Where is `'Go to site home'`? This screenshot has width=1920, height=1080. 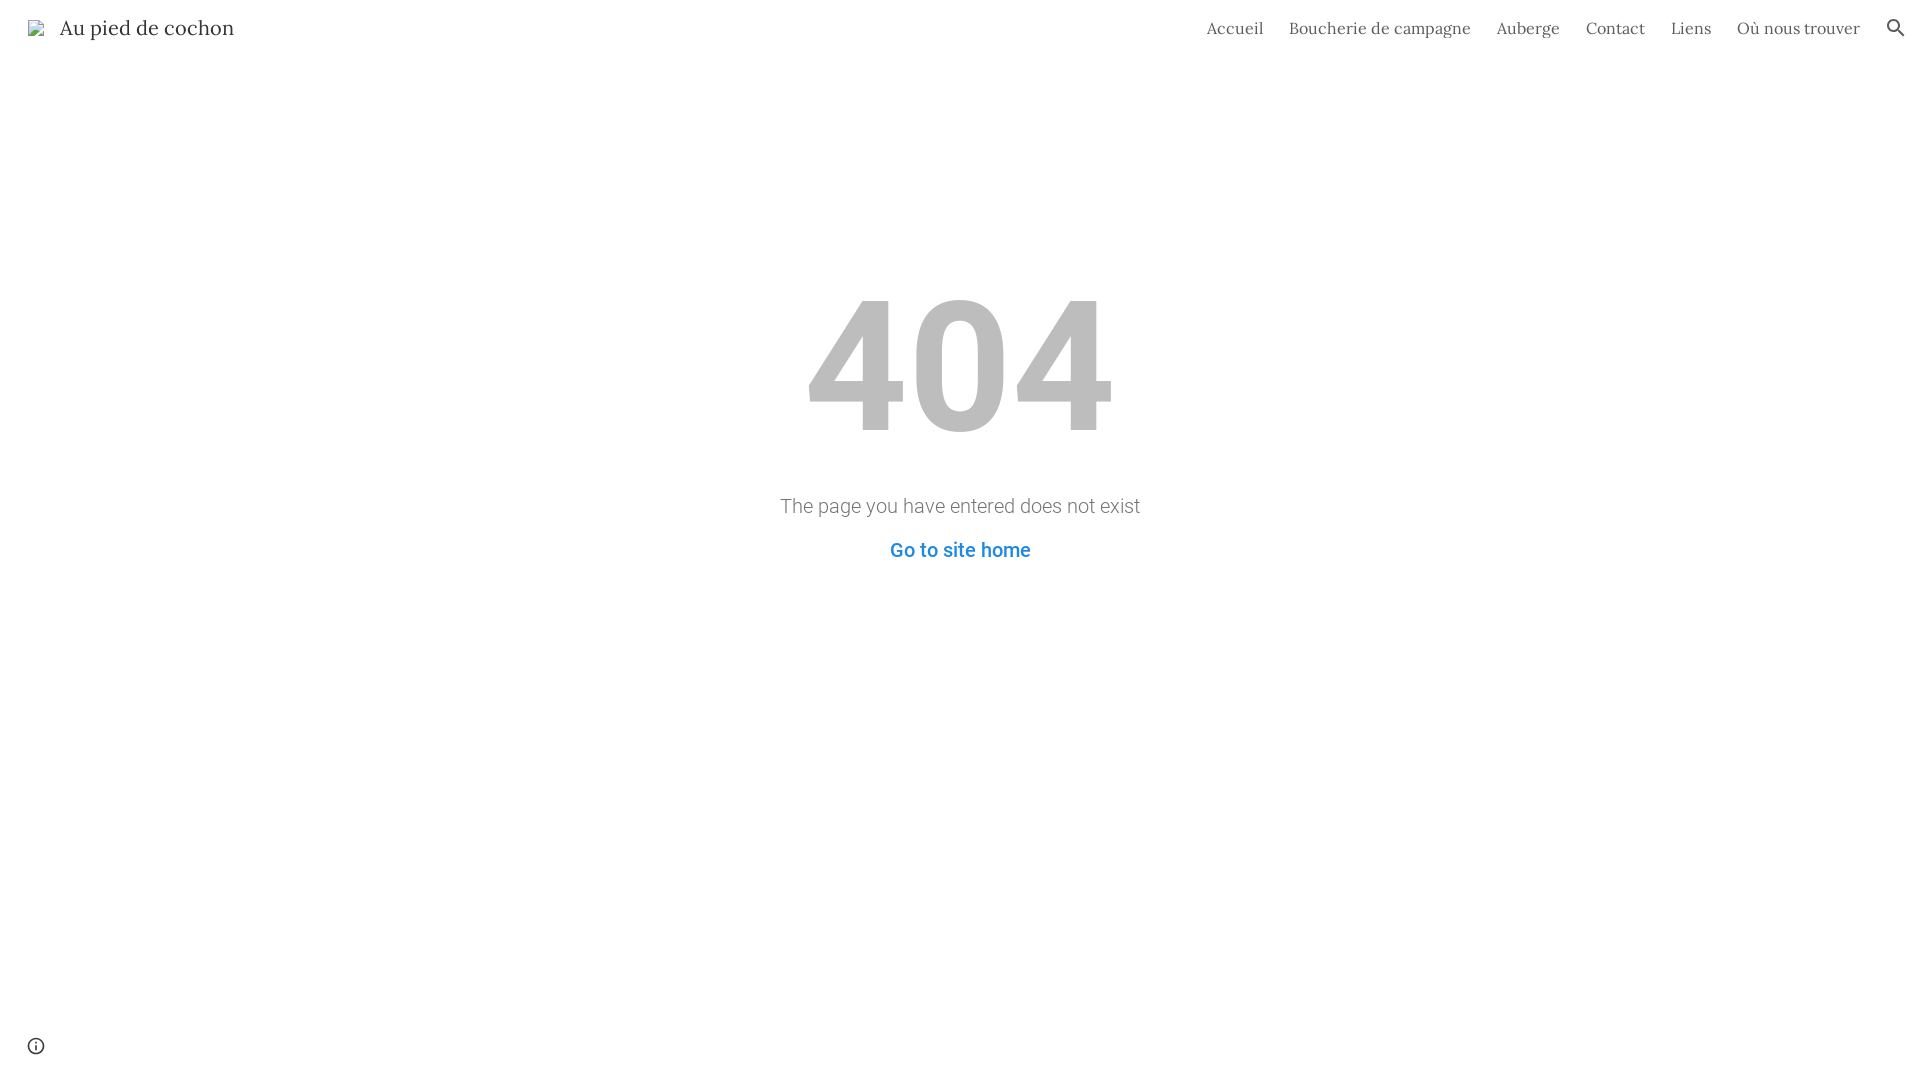 'Go to site home' is located at coordinates (960, 550).